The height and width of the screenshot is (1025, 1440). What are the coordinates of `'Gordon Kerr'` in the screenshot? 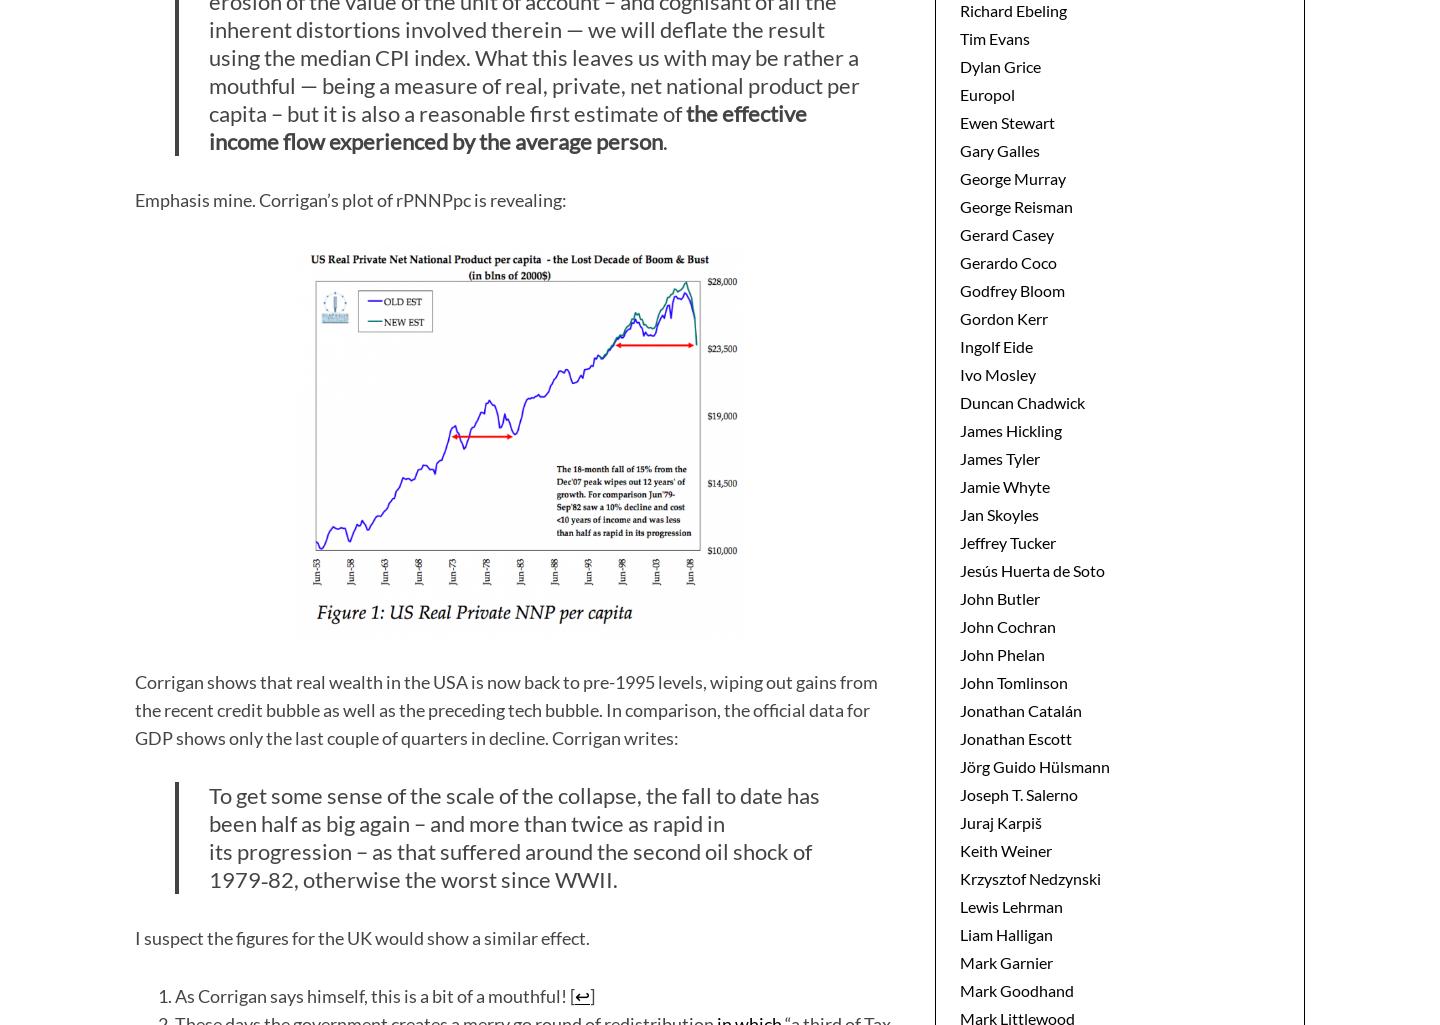 It's located at (1002, 317).